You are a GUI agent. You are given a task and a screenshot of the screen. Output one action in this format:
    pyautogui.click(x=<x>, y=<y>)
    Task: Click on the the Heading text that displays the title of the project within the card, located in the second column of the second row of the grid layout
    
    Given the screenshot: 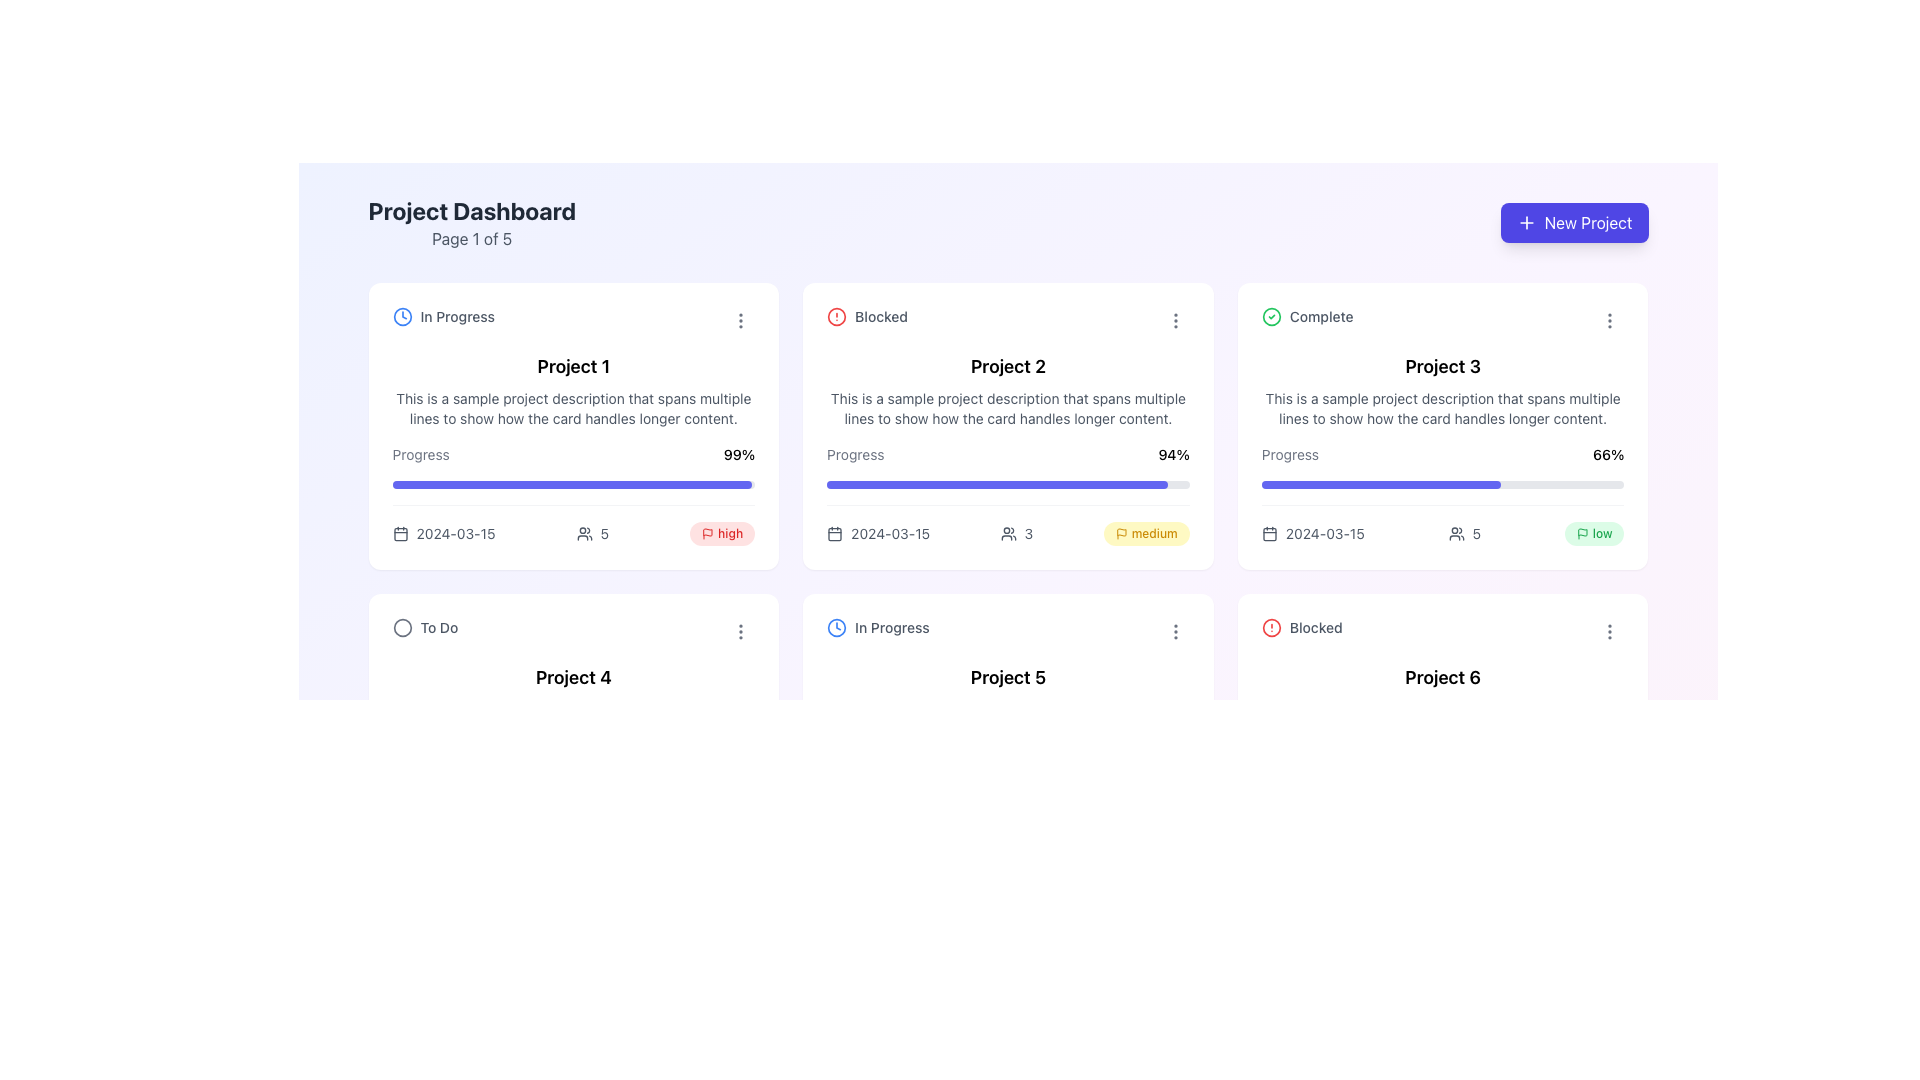 What is the action you would take?
    pyautogui.click(x=1443, y=677)
    